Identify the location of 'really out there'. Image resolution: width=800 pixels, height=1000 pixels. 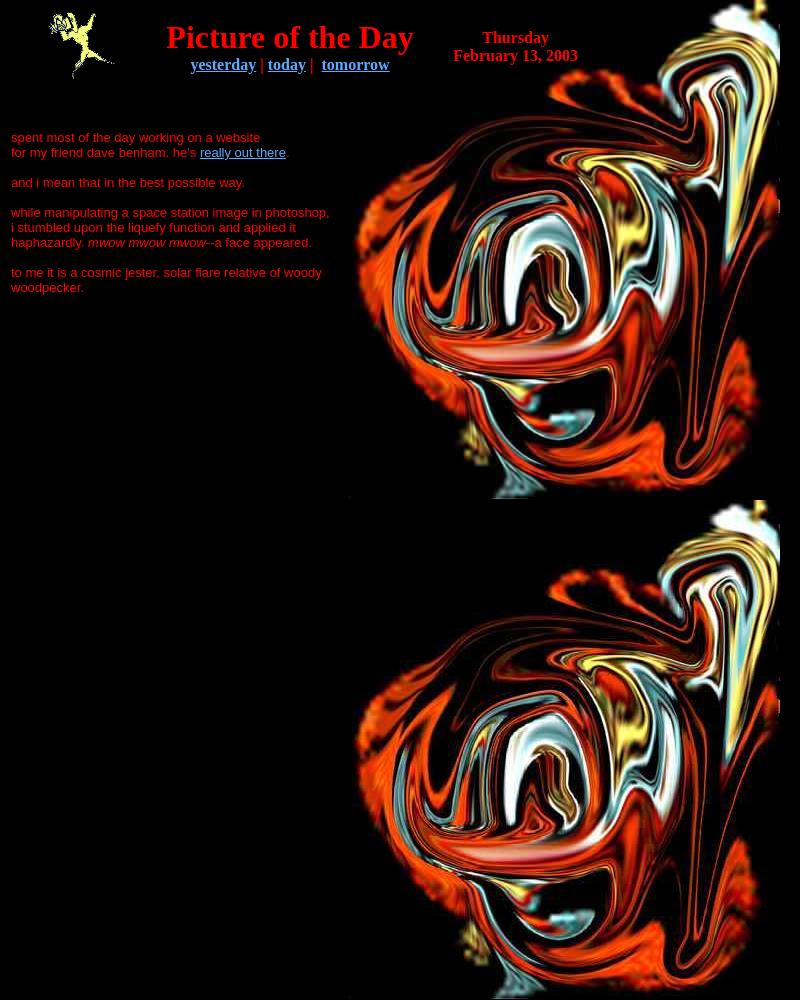
(241, 152).